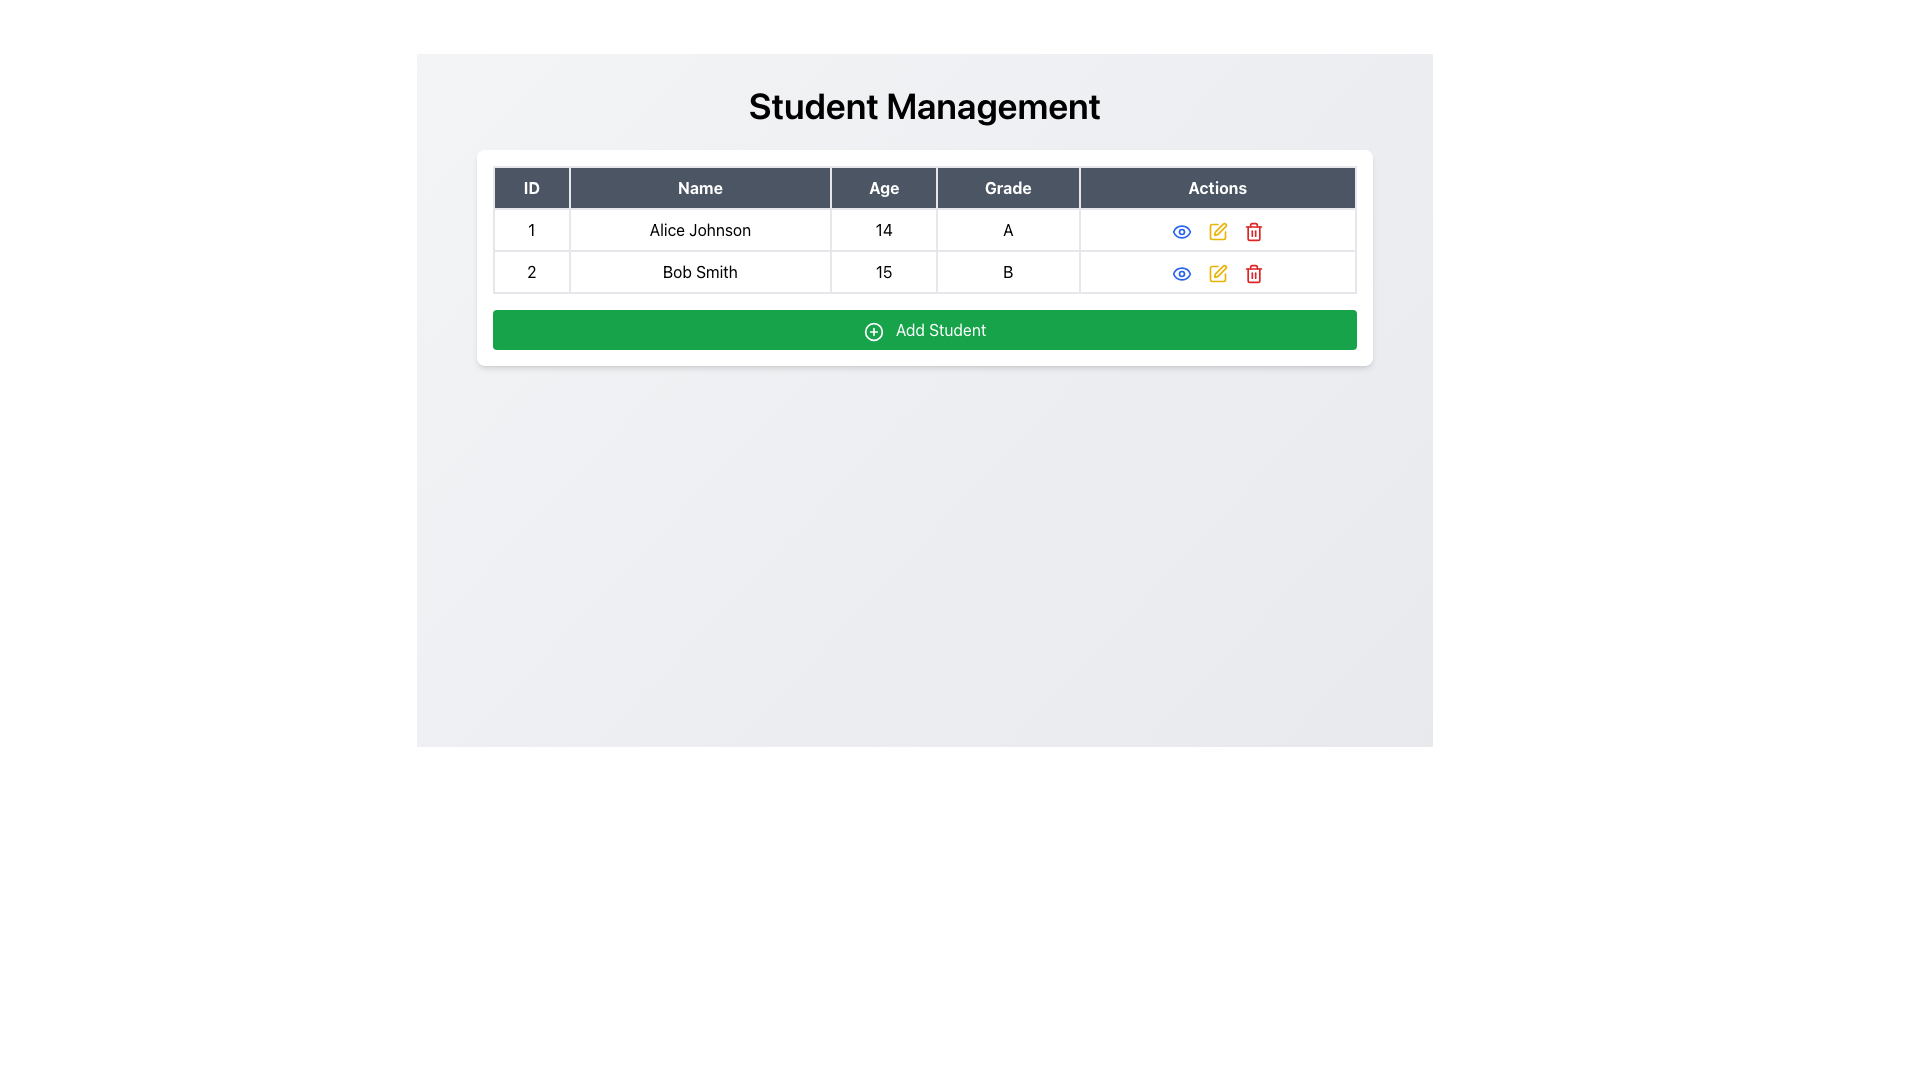  I want to click on the 'Add Student' button which is located below a table structure and features a green icon on the left side, so click(873, 330).